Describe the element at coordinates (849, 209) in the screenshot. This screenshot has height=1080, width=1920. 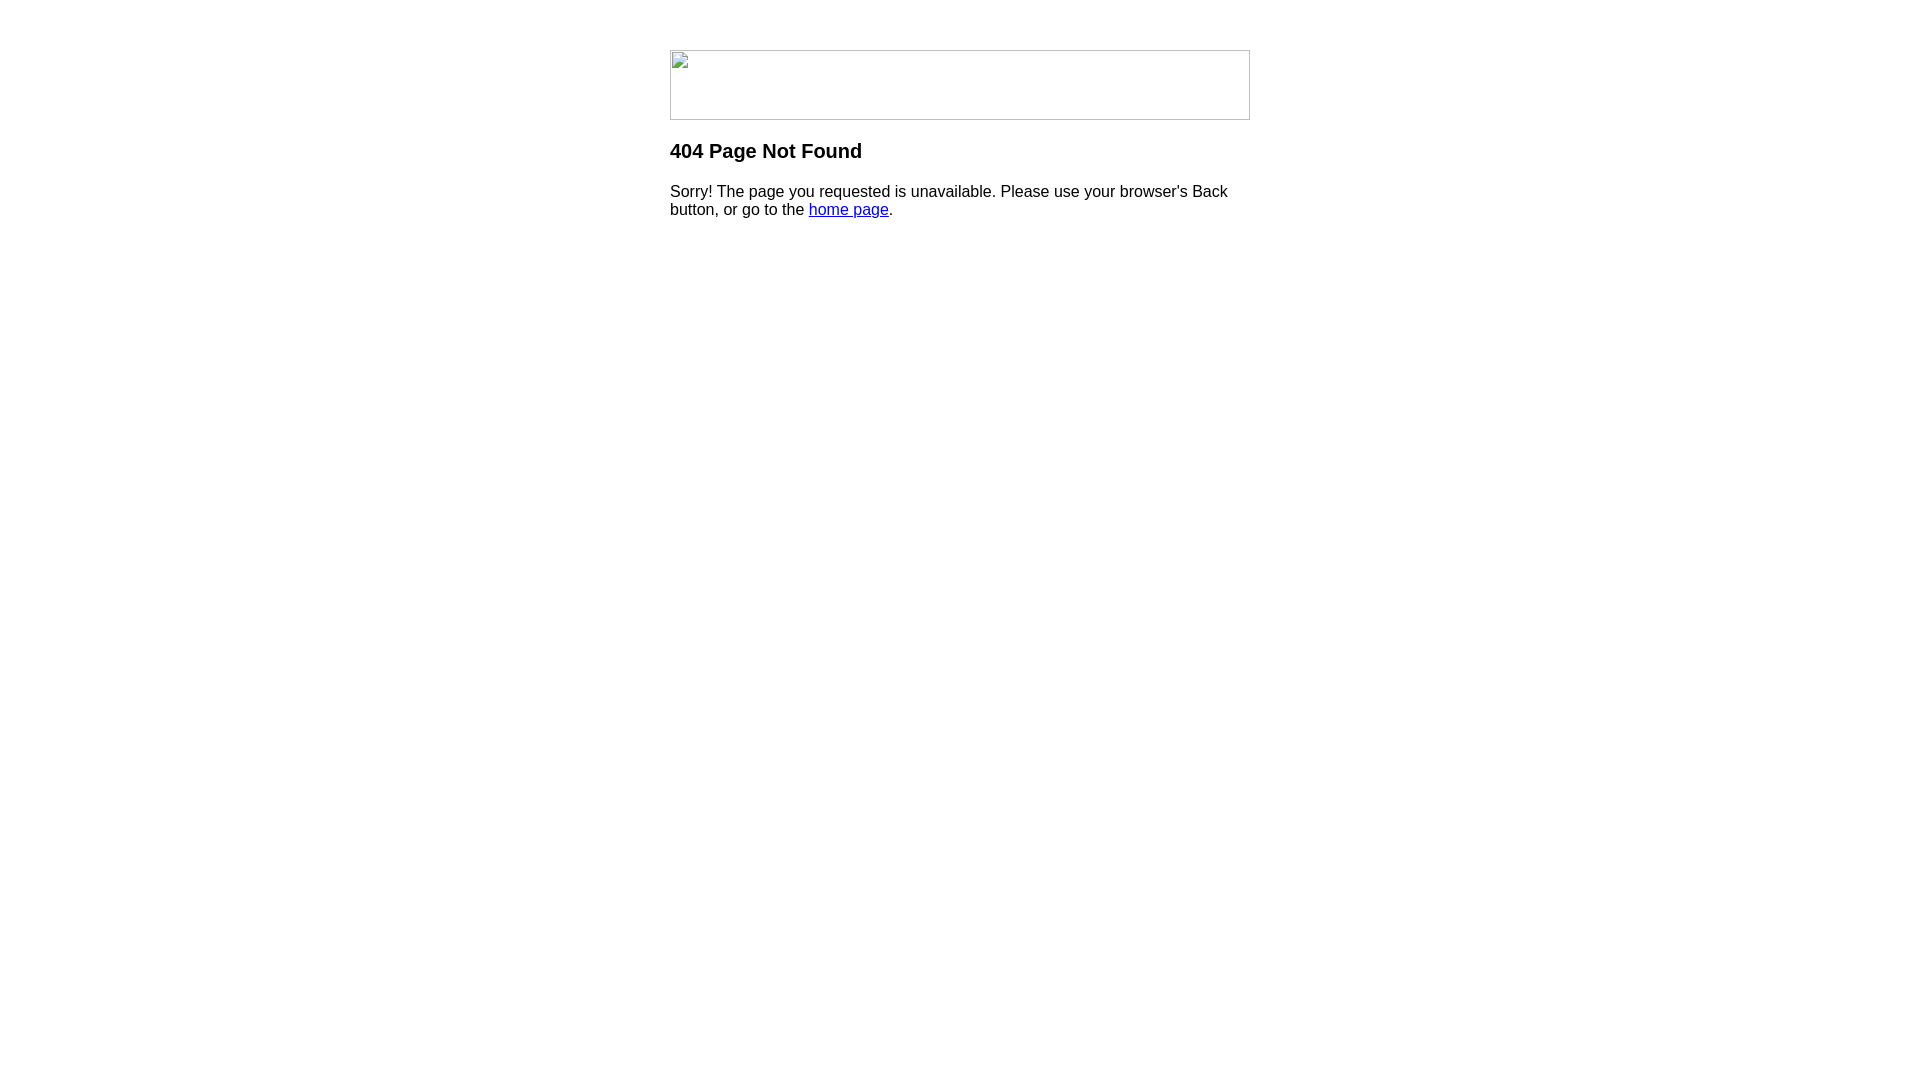
I see `'home page'` at that location.